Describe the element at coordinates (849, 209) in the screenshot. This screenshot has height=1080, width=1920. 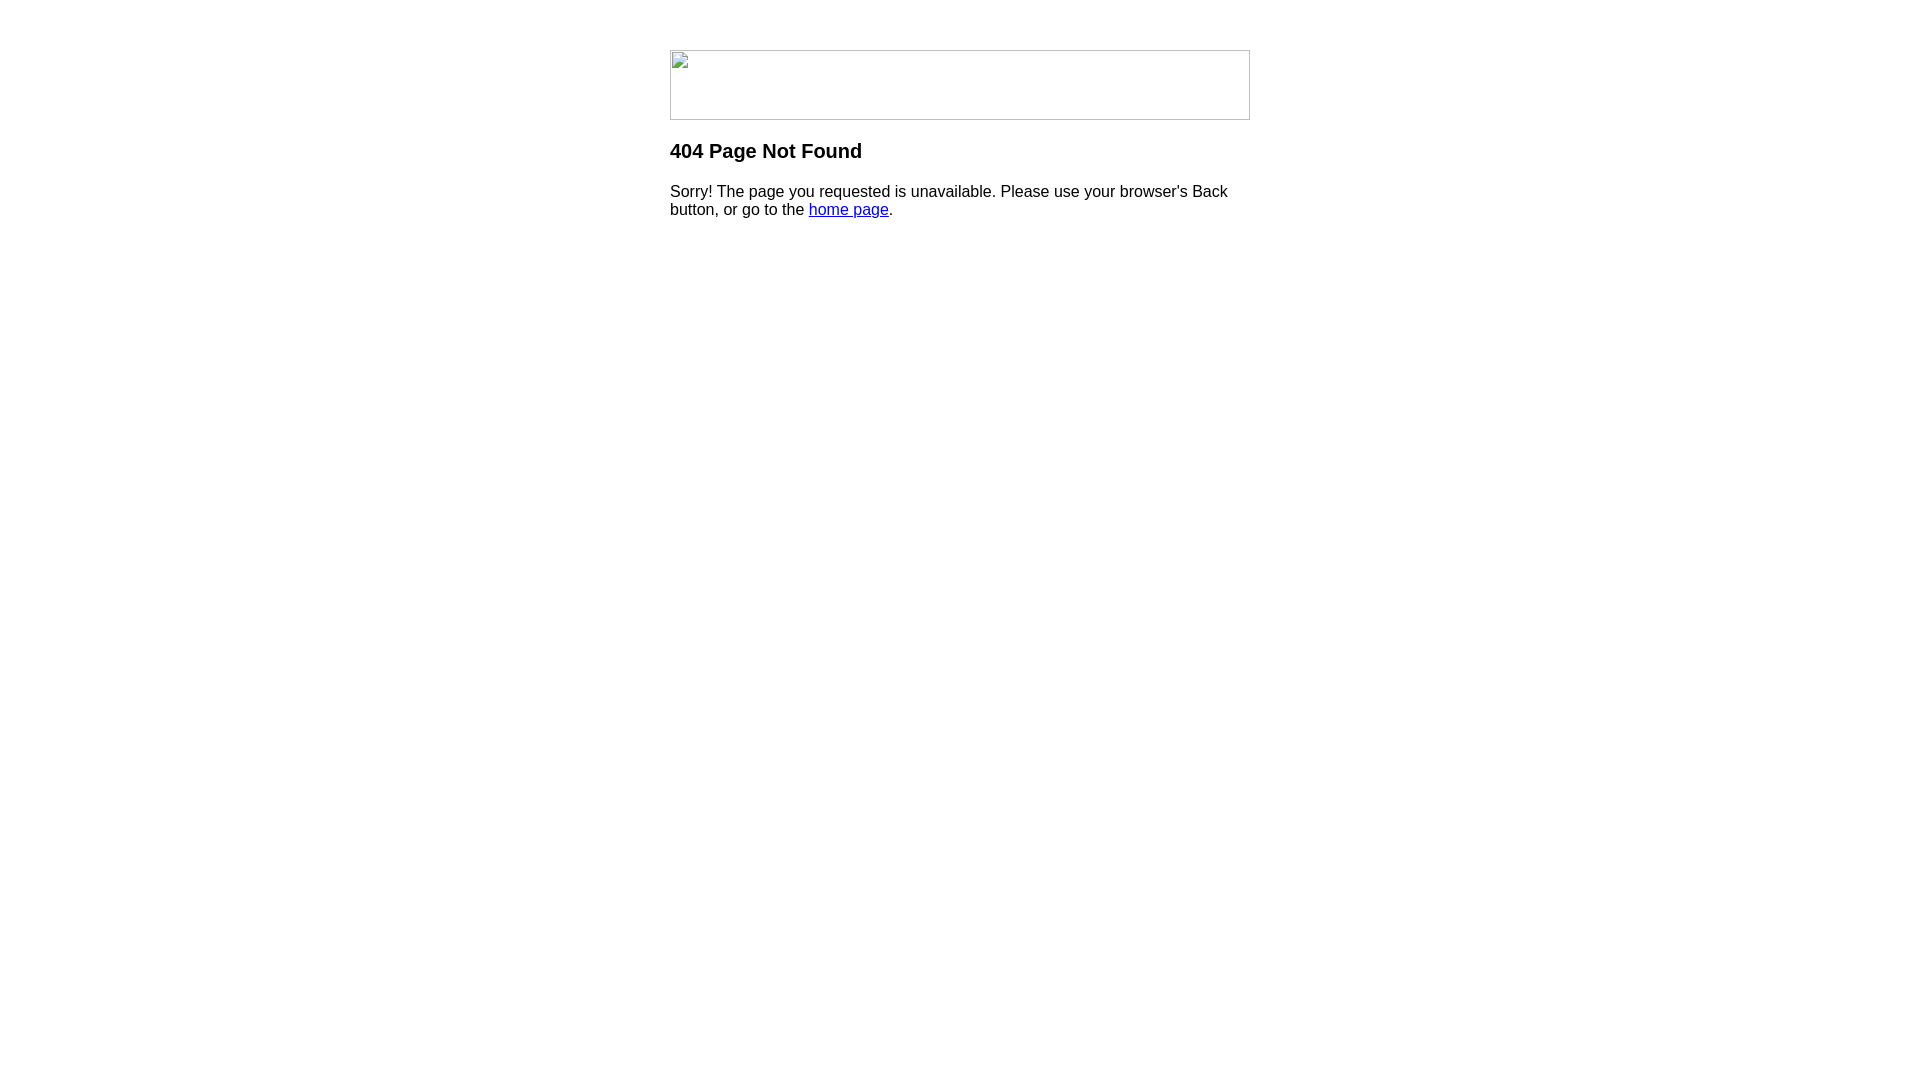
I see `'home page'` at that location.